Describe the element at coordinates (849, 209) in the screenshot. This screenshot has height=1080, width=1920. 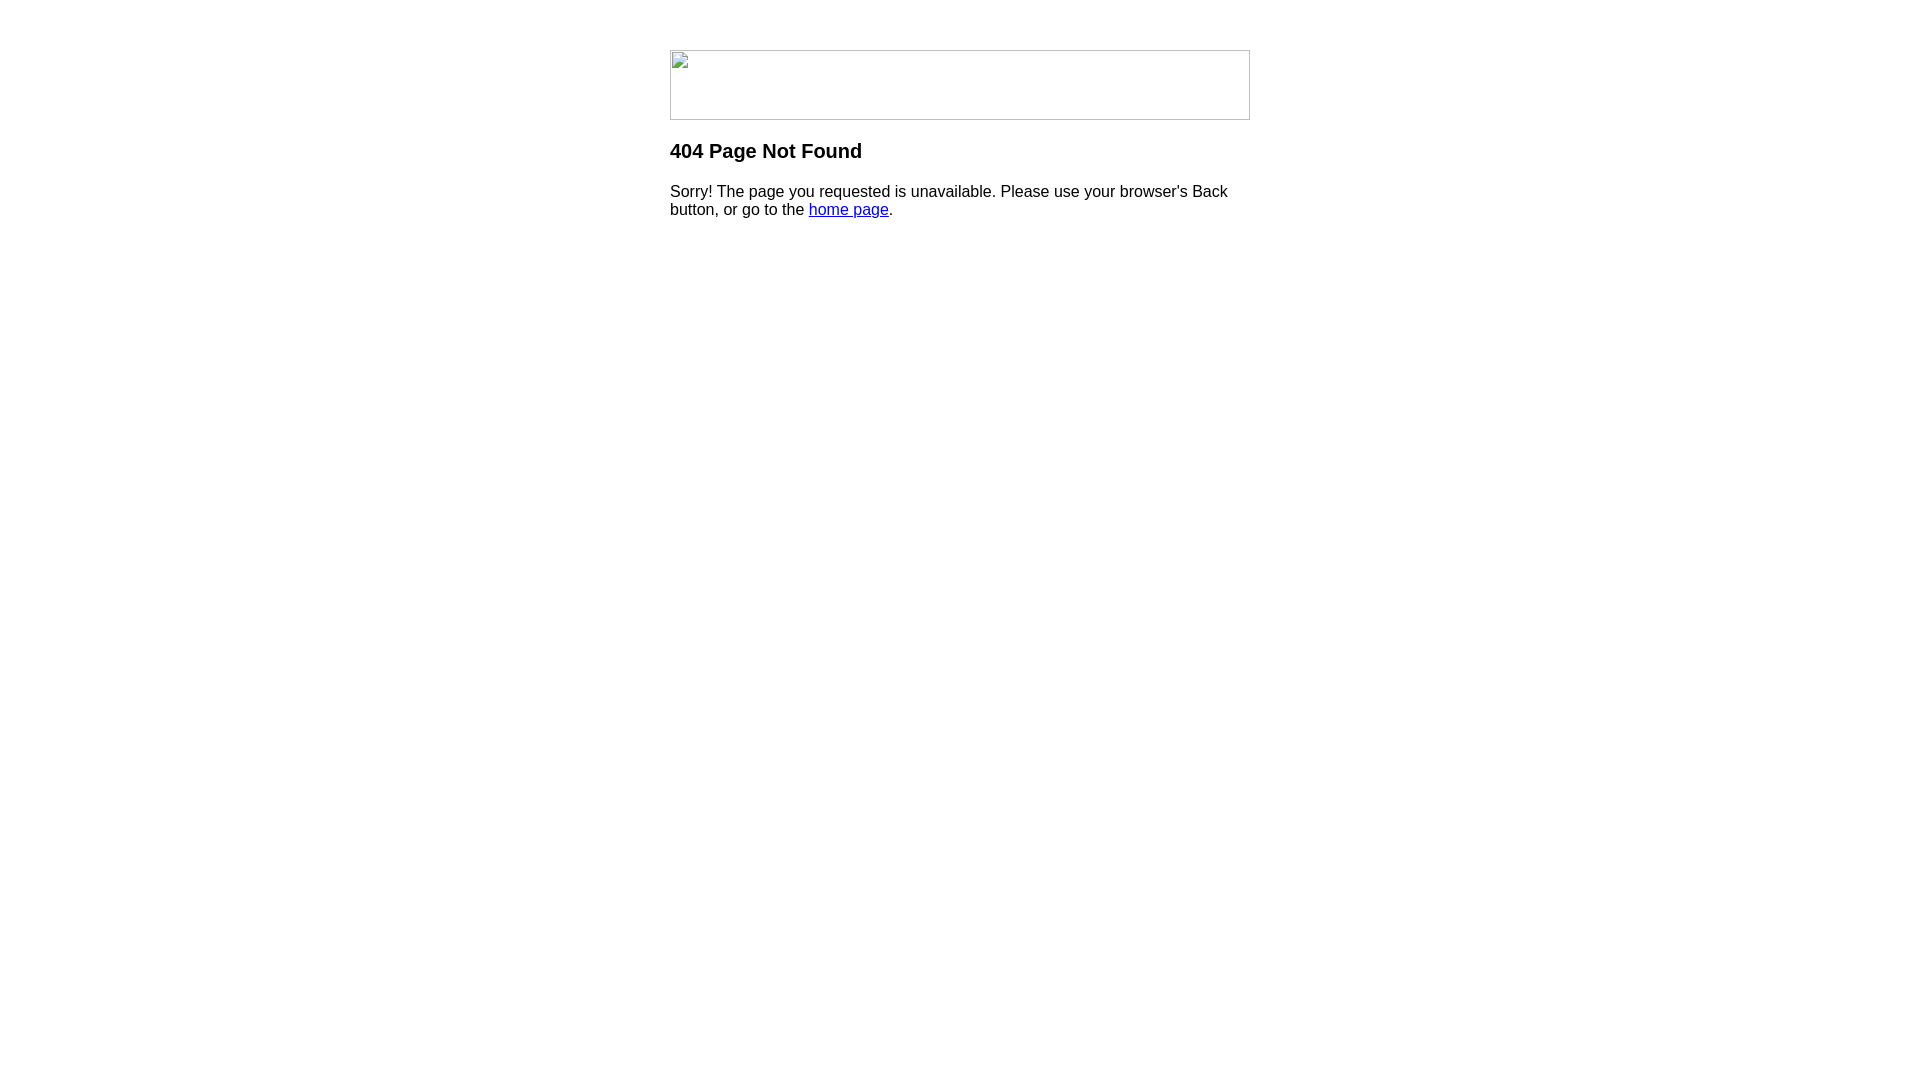
I see `'home page'` at that location.